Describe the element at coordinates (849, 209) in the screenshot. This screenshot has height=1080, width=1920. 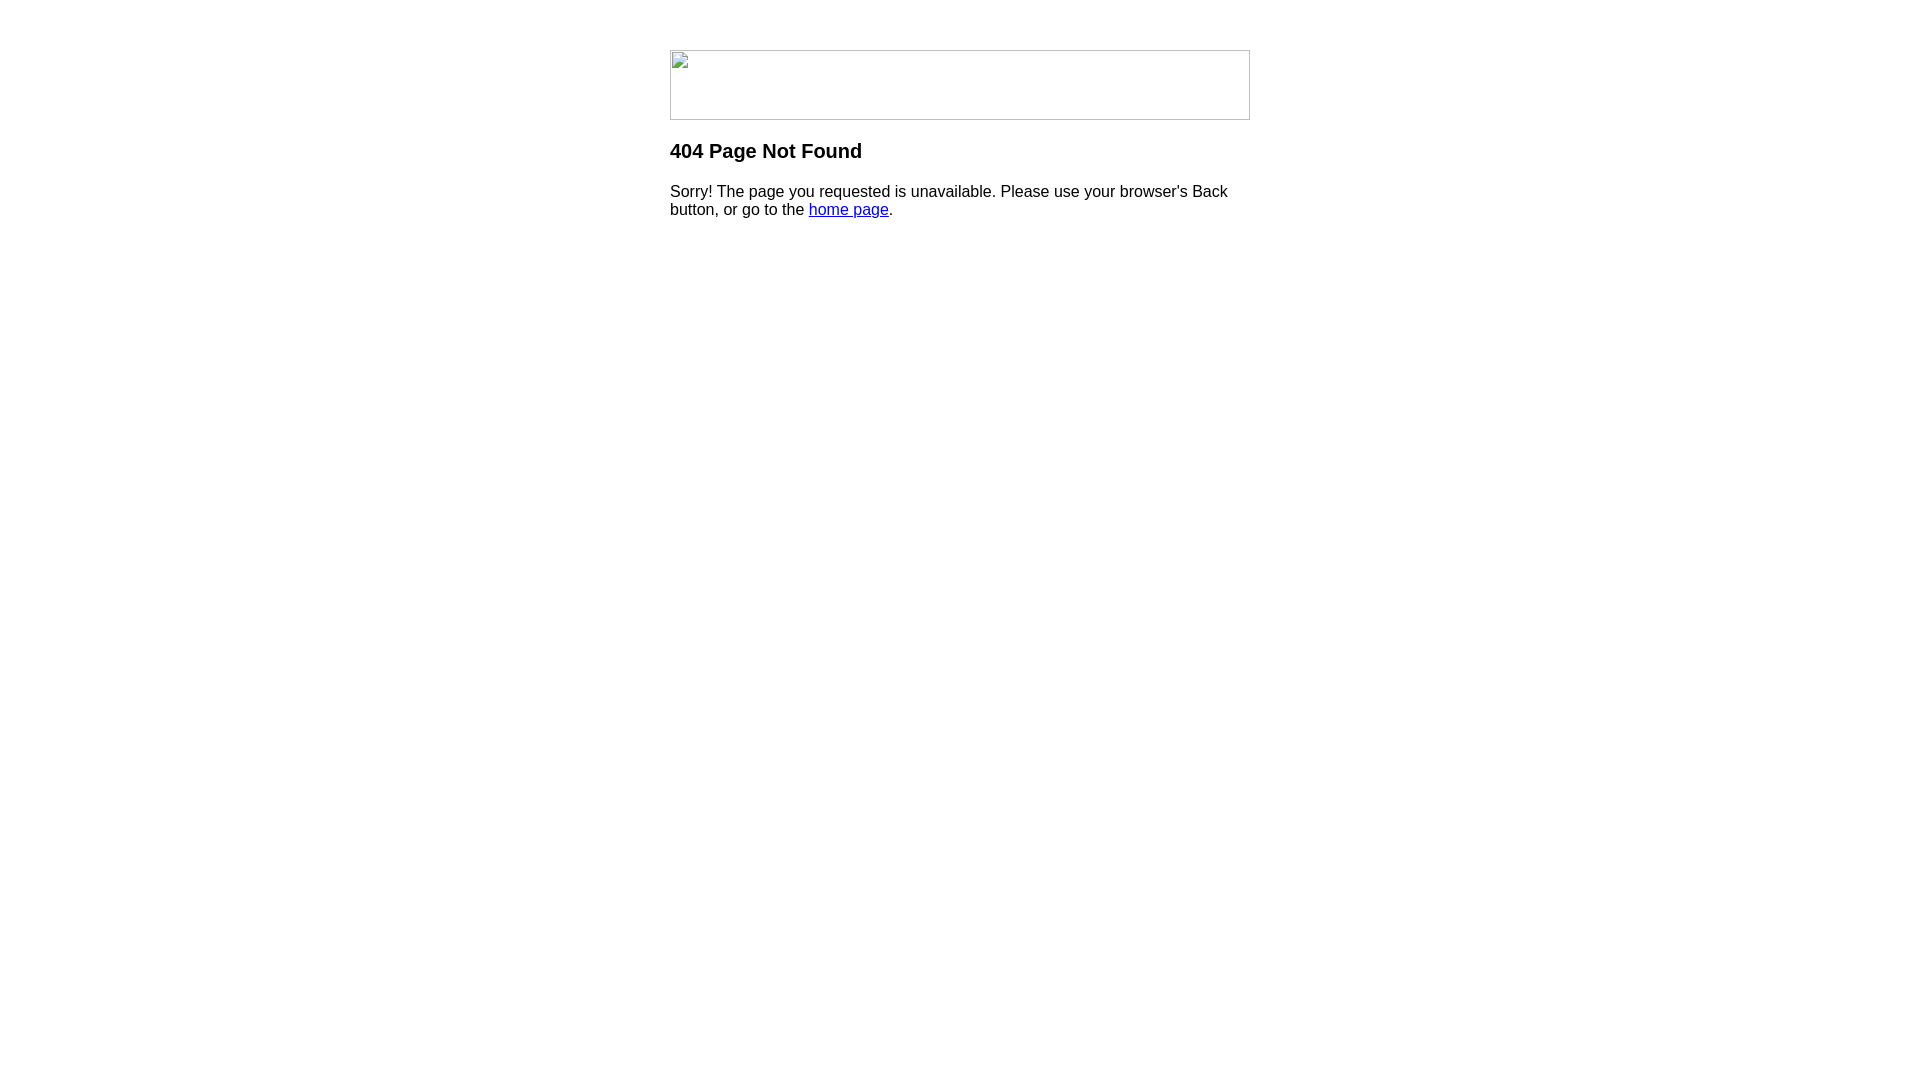
I see `'home page'` at that location.